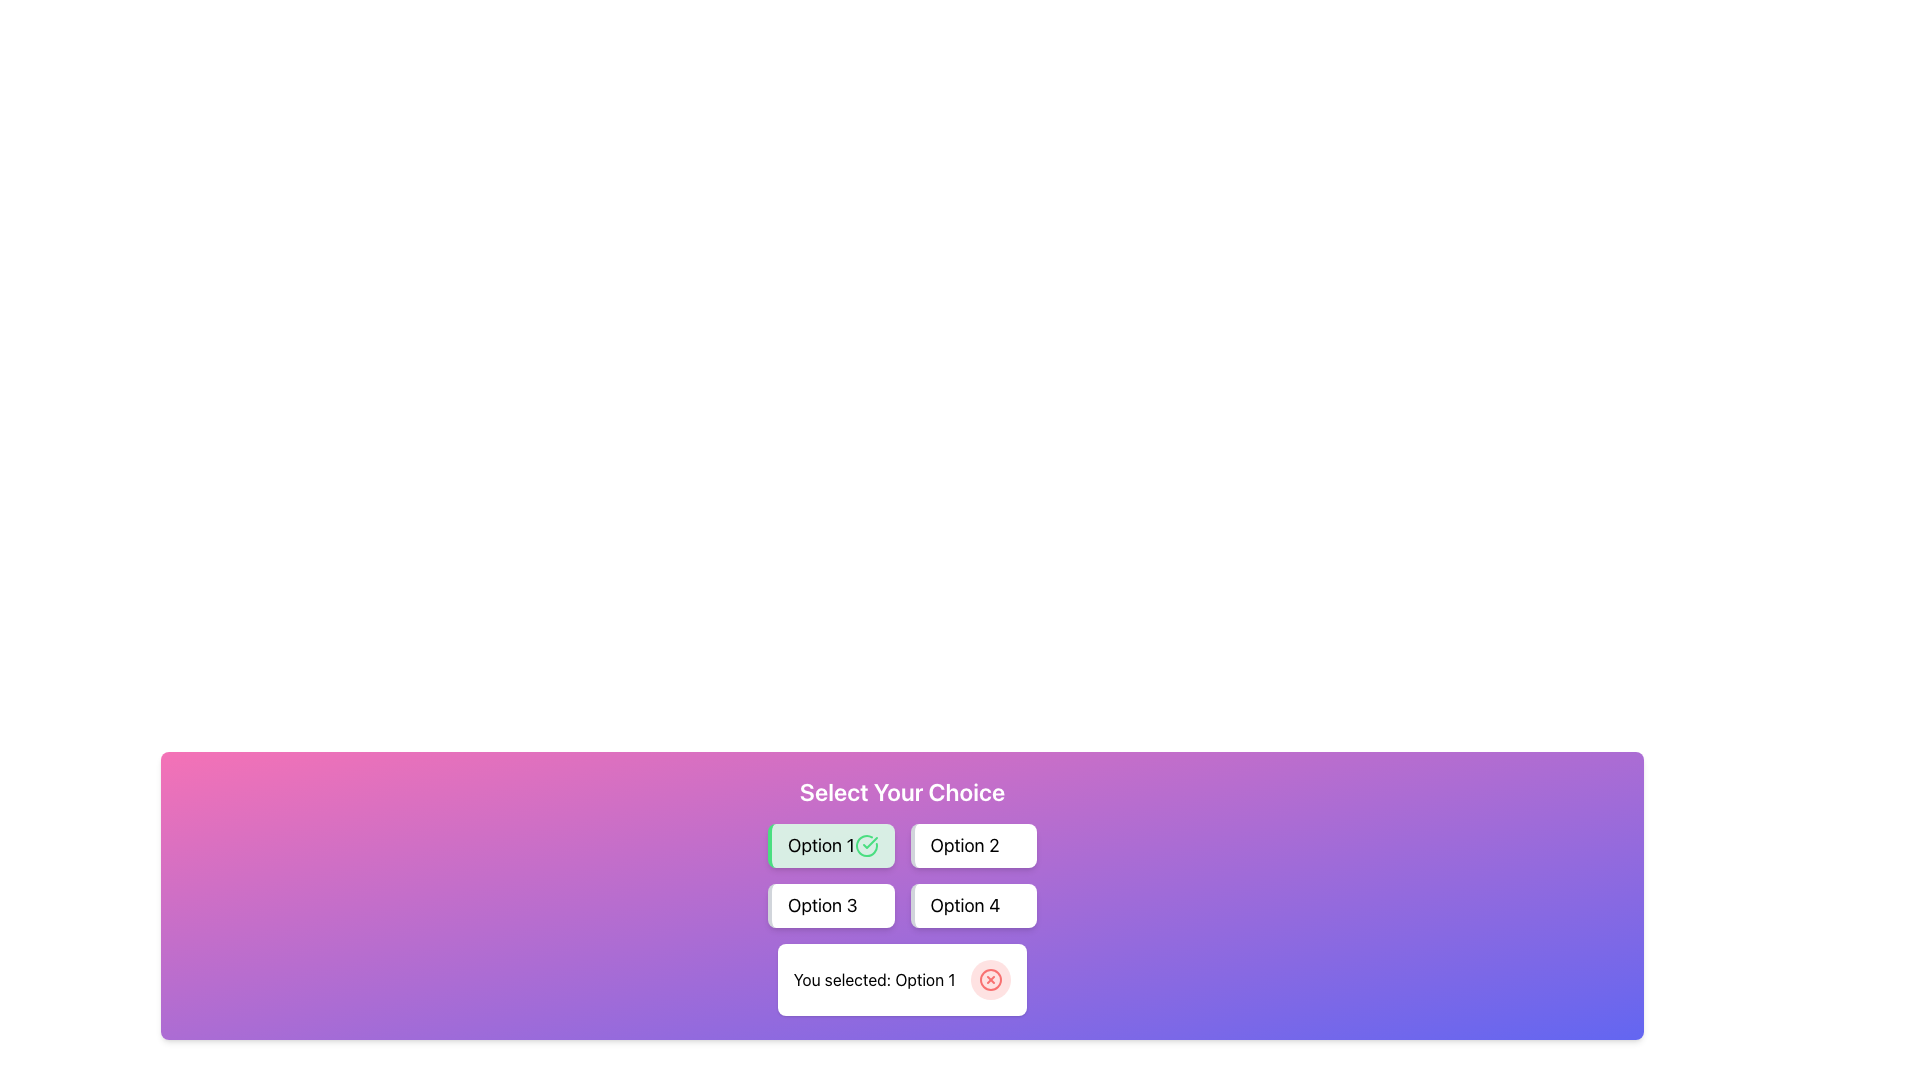 Image resolution: width=1920 pixels, height=1080 pixels. Describe the element at coordinates (991, 978) in the screenshot. I see `the circular close button with a light red background and red 'X' icon, located to the right of the text 'You selected: Option 1.'` at that location.